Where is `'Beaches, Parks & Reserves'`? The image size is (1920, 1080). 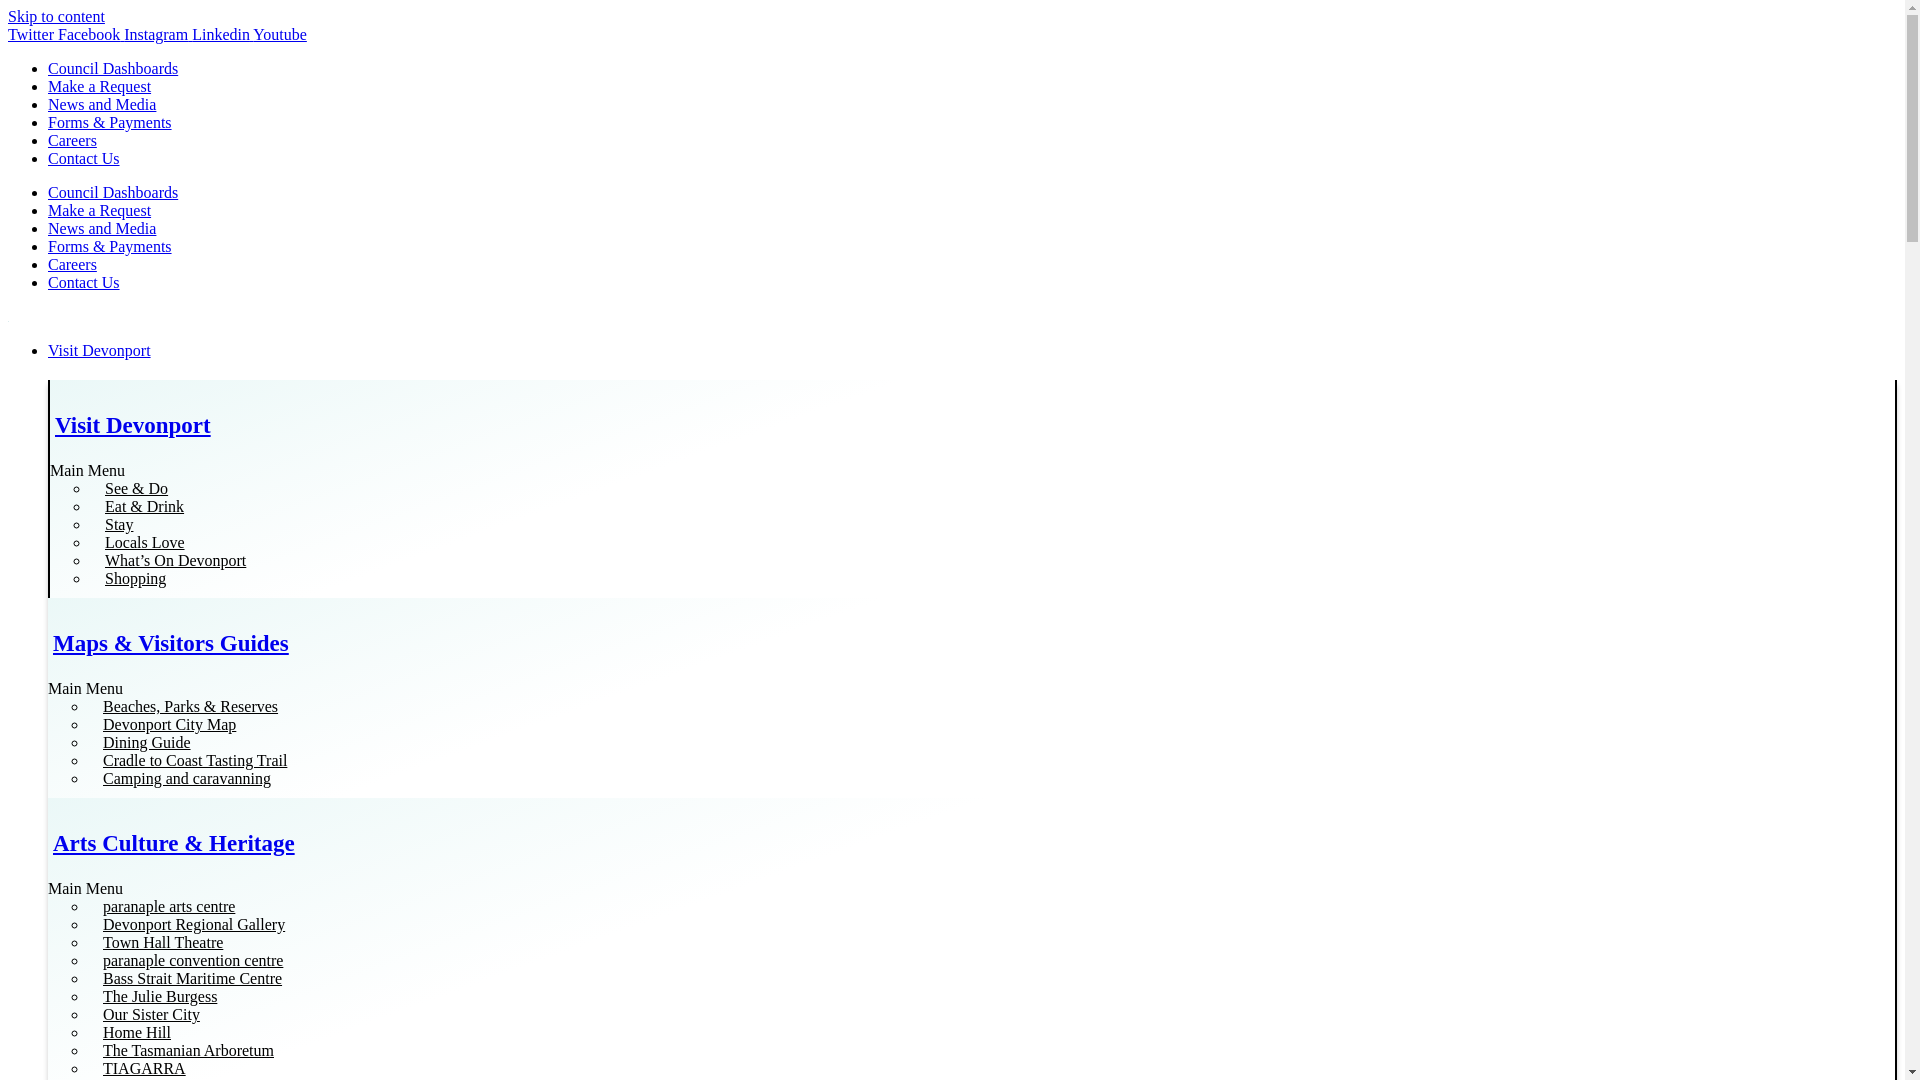 'Beaches, Parks & Reserves' is located at coordinates (86, 705).